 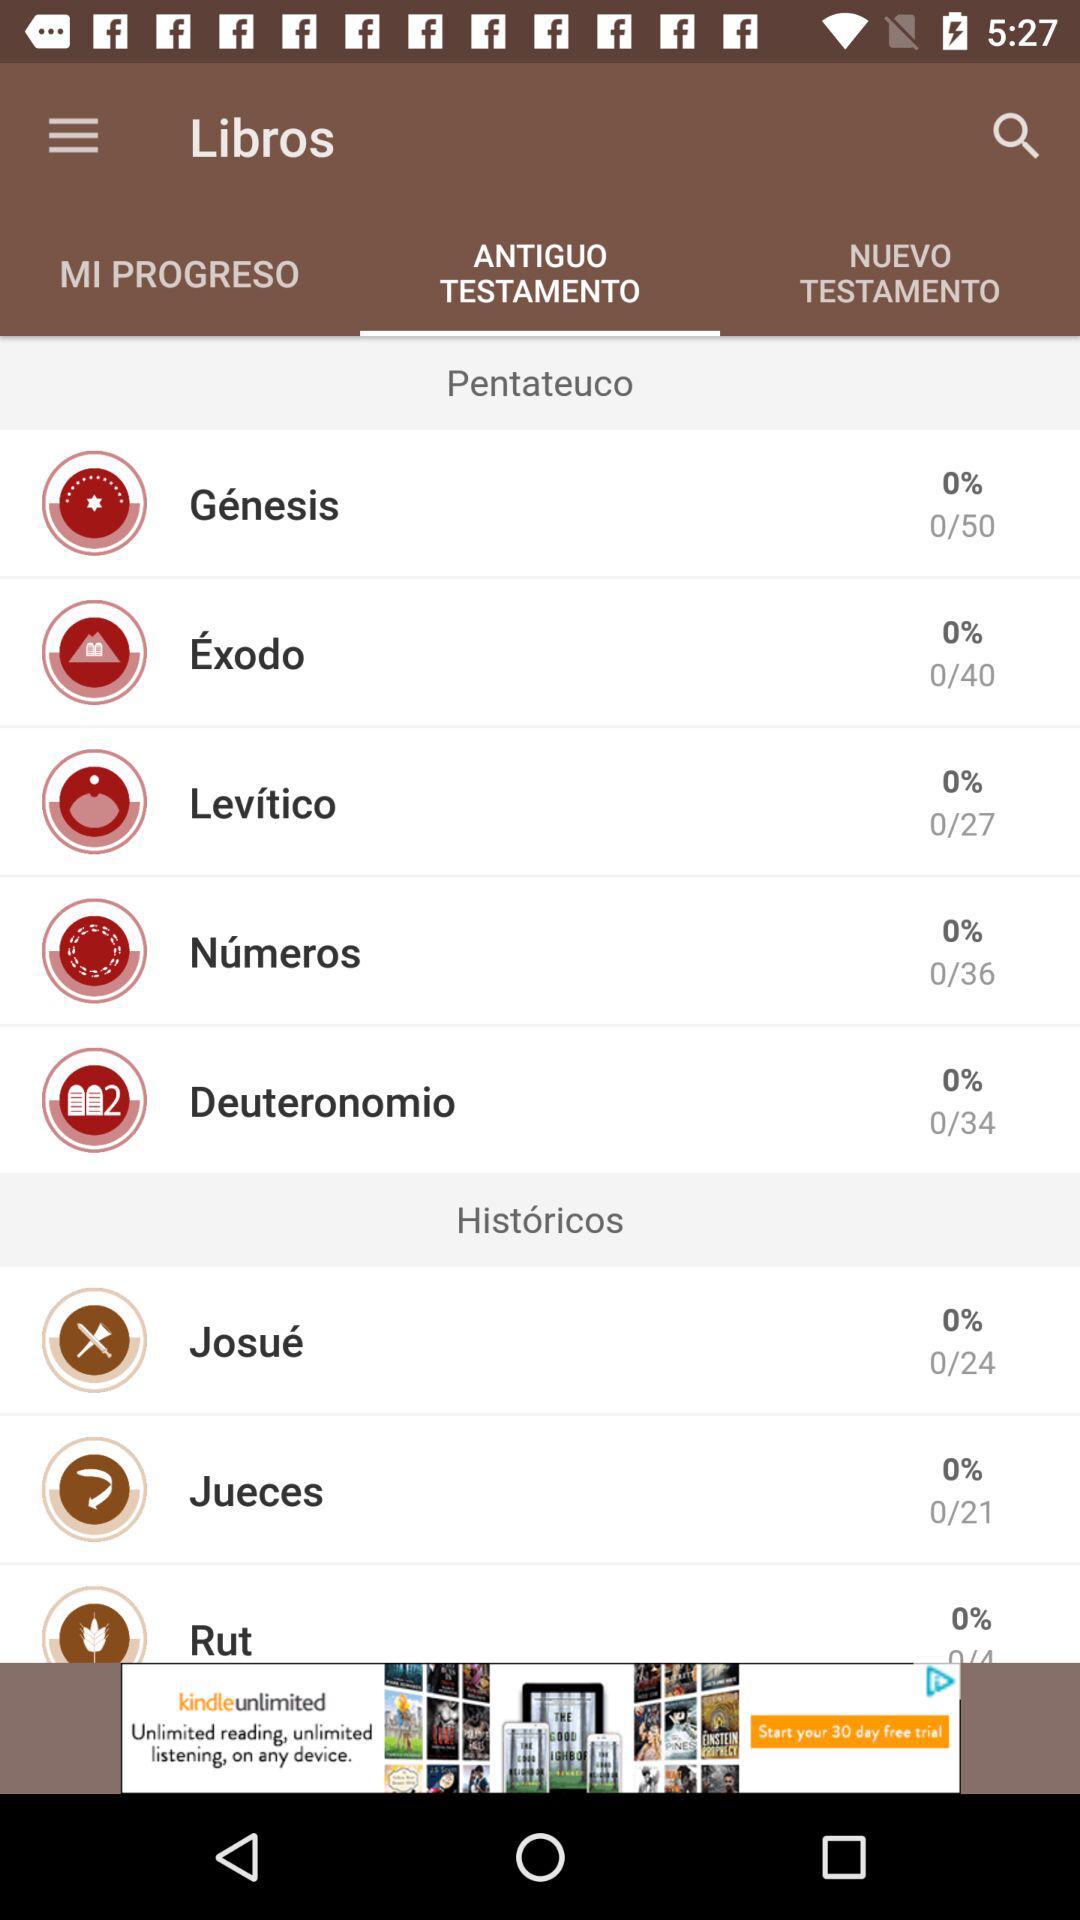 I want to click on the item to the left of the 0/21 item, so click(x=255, y=1489).